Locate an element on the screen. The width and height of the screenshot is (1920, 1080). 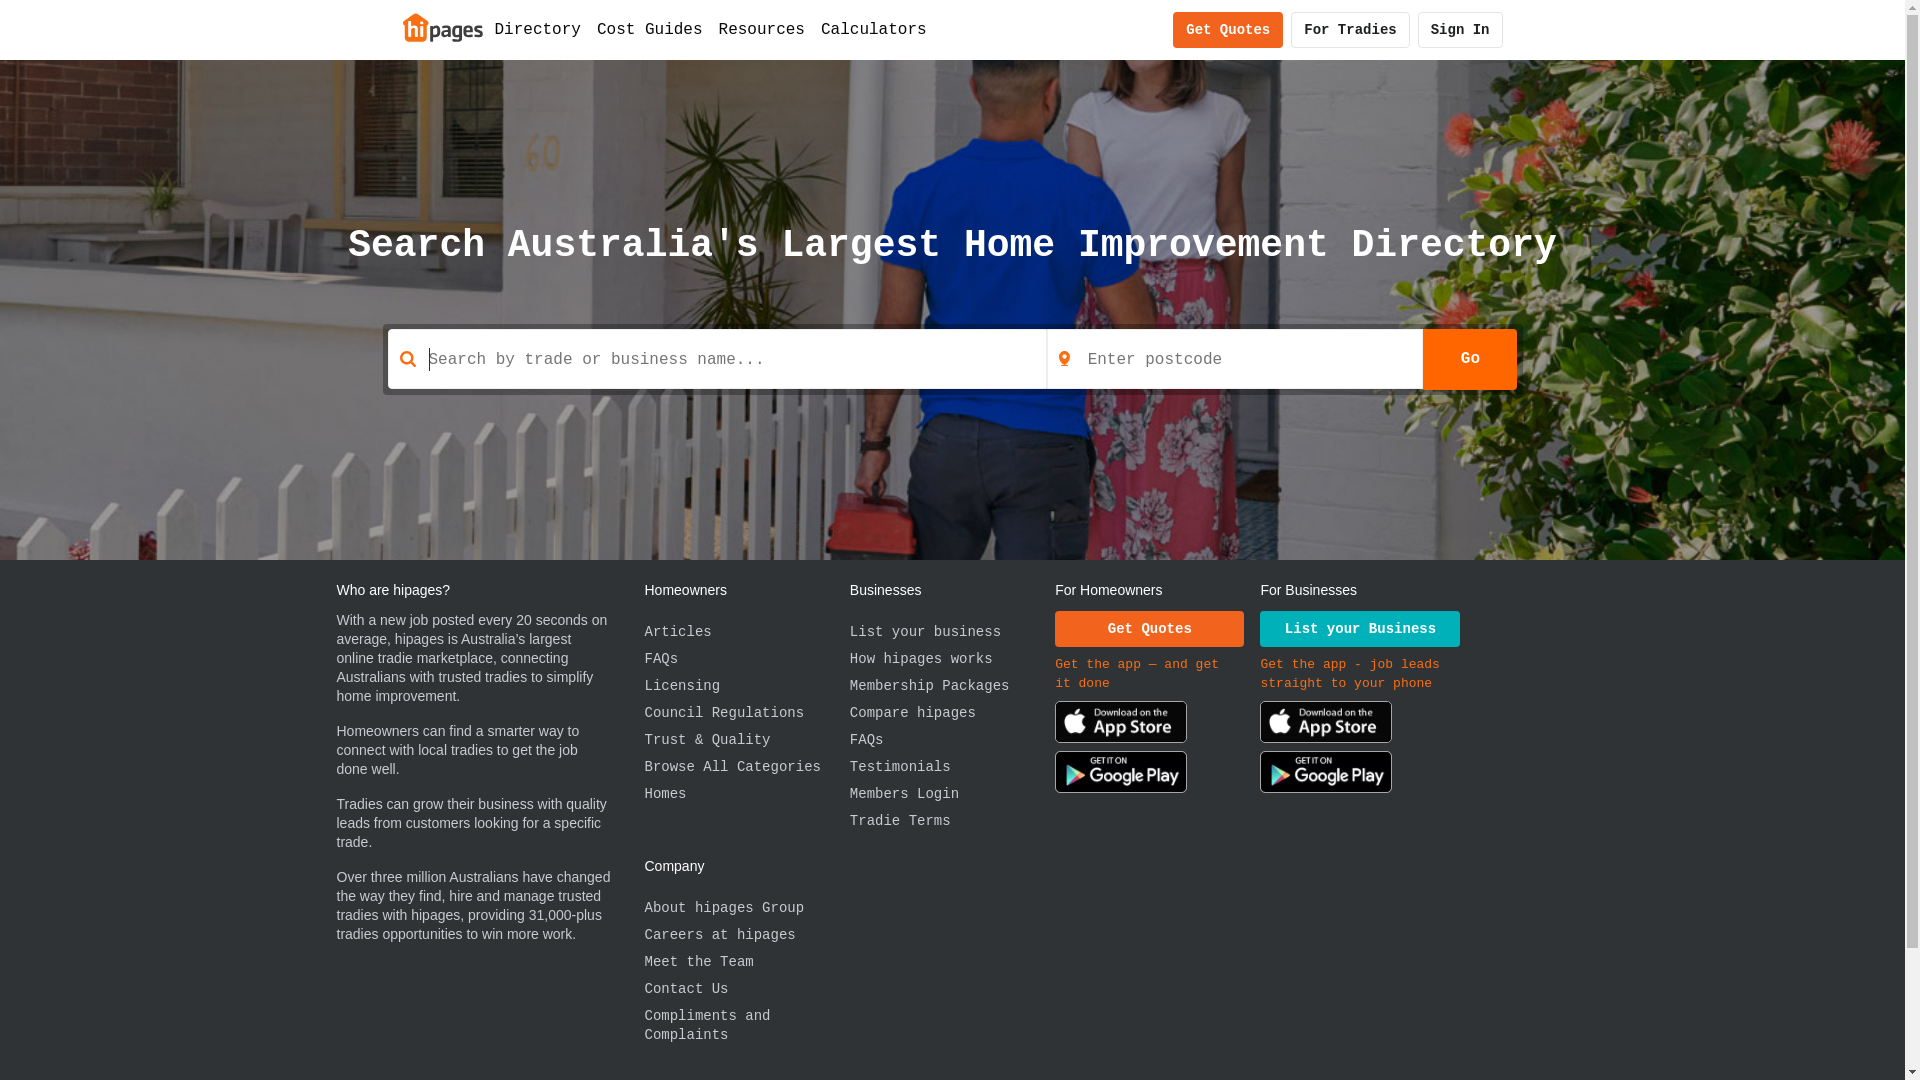
'Meet the Team' is located at coordinates (643, 961).